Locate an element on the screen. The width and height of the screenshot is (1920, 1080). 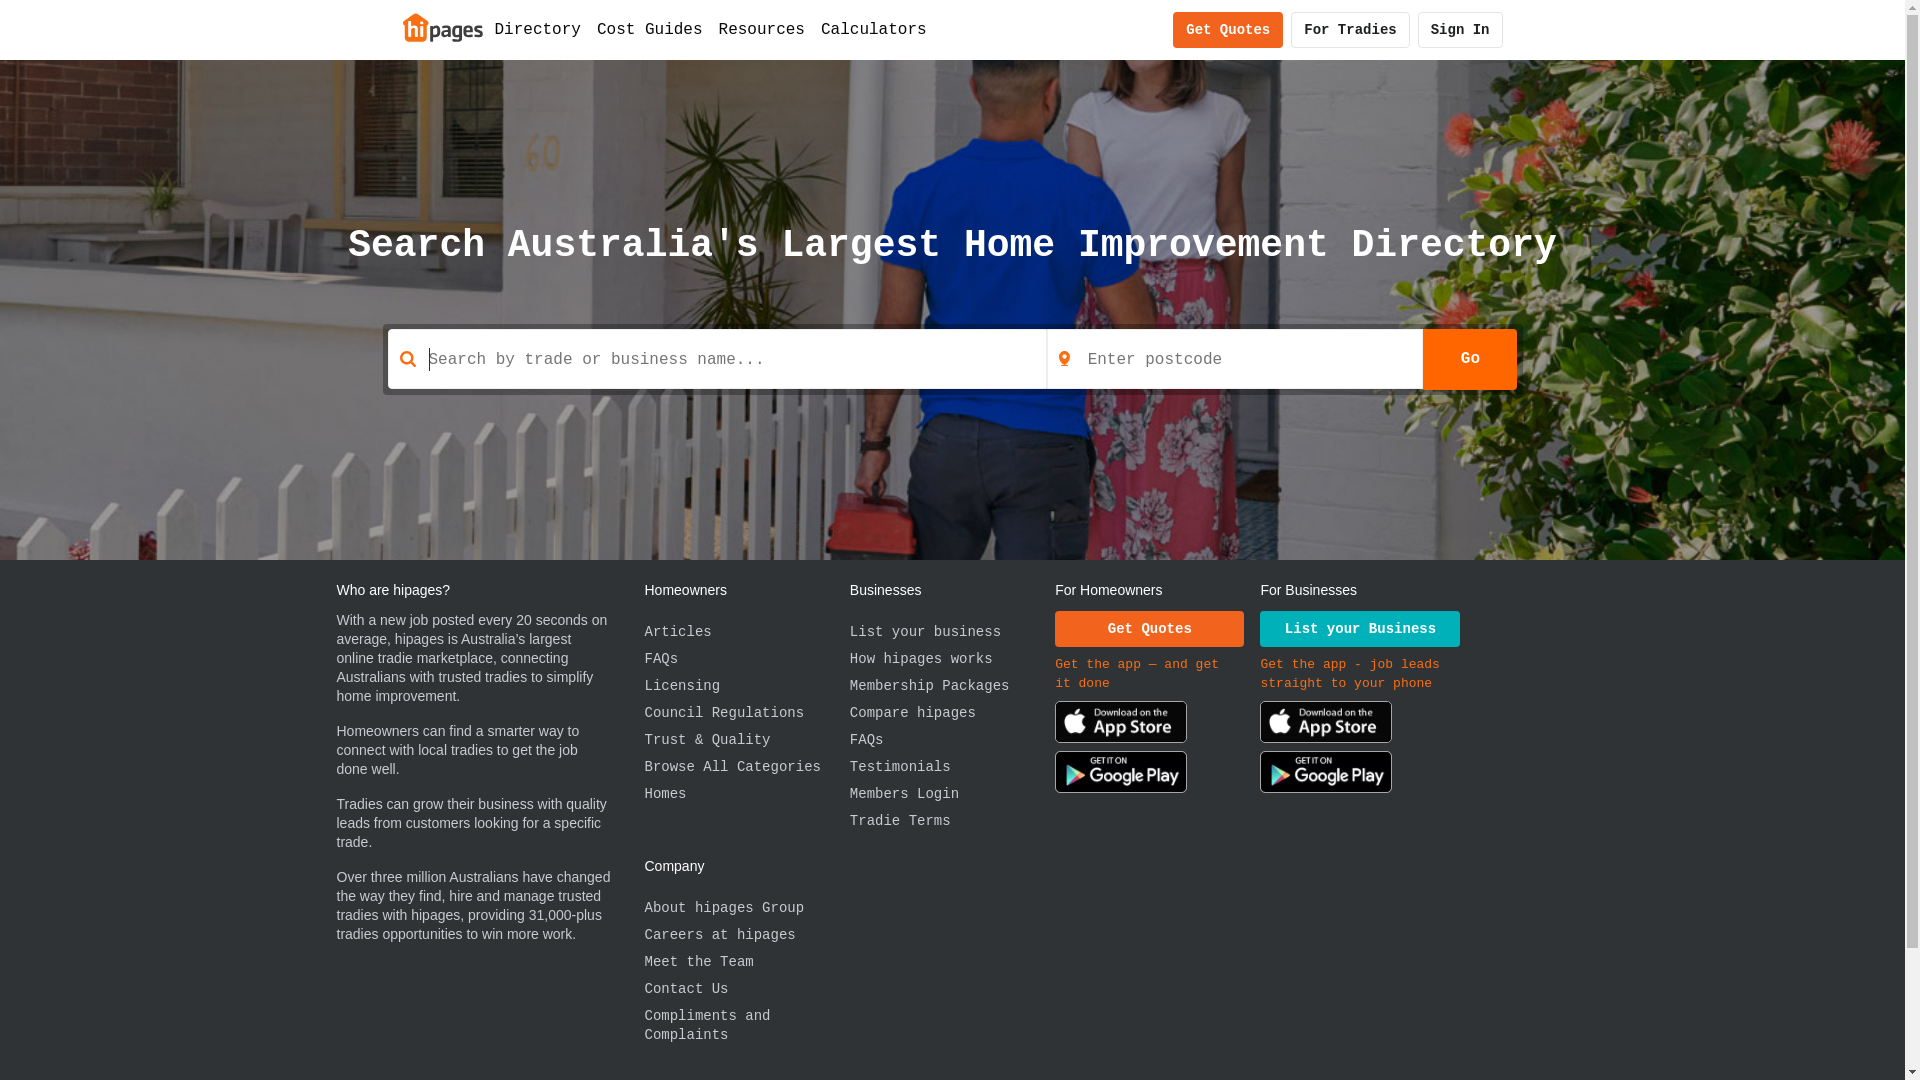
'Meet the Team' is located at coordinates (643, 961).